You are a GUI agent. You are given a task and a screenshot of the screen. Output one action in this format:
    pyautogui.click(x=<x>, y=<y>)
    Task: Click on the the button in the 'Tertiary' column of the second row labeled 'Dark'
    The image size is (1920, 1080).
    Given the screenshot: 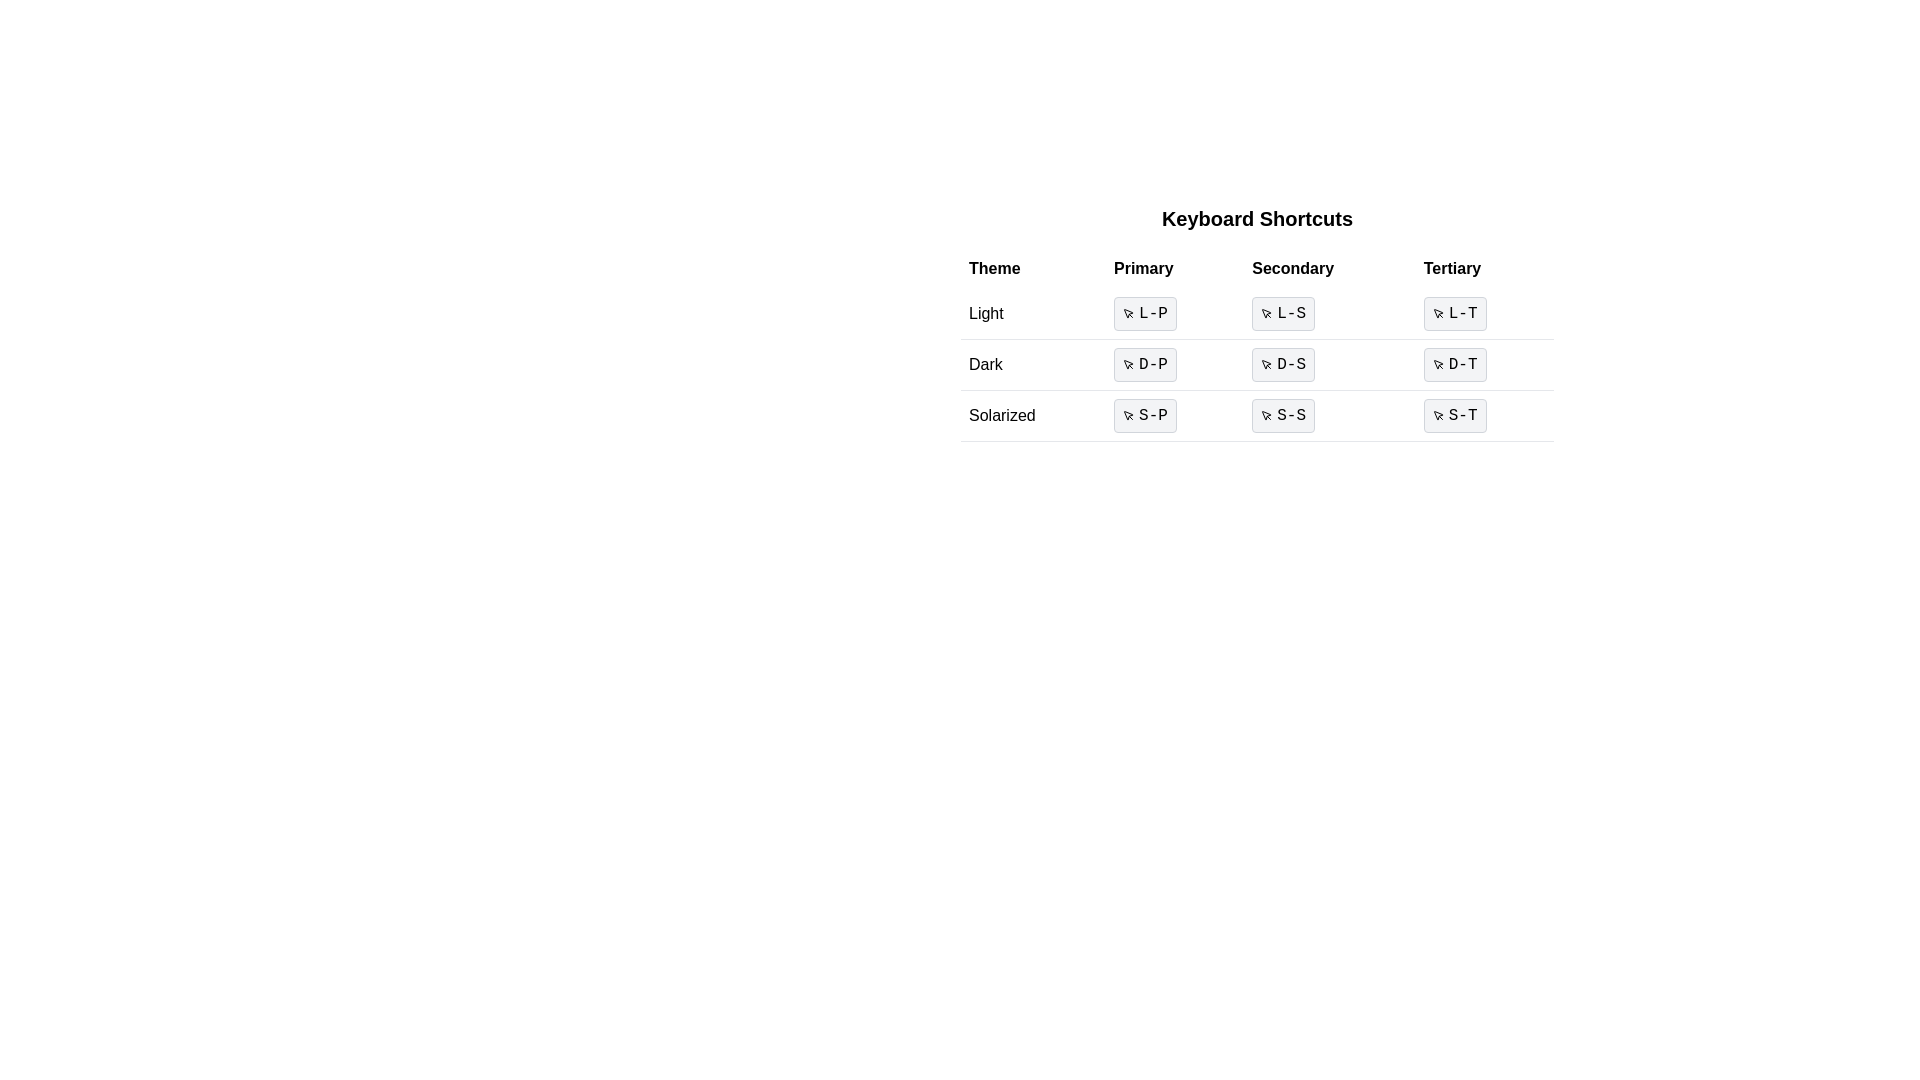 What is the action you would take?
    pyautogui.click(x=1454, y=365)
    